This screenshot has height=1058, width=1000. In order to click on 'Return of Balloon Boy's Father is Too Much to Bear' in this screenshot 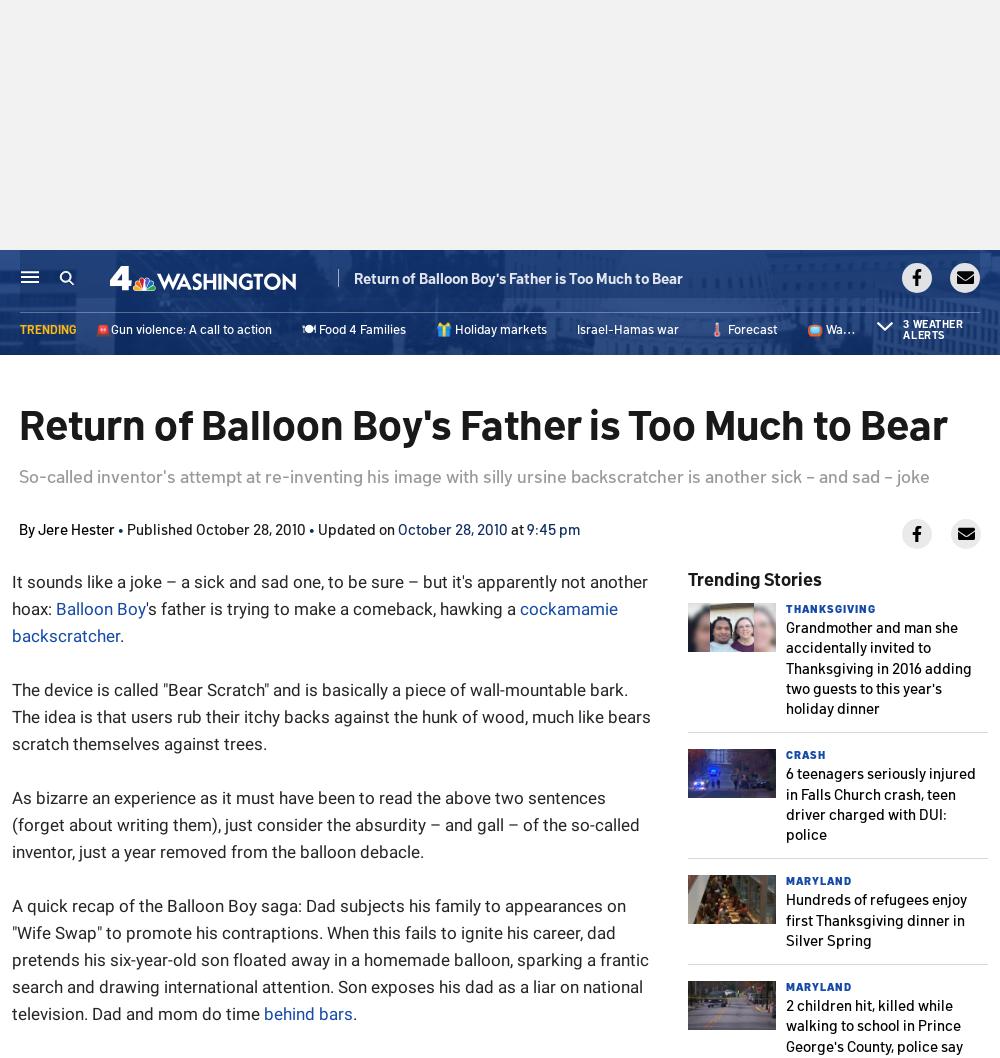, I will do `click(19, 422)`.